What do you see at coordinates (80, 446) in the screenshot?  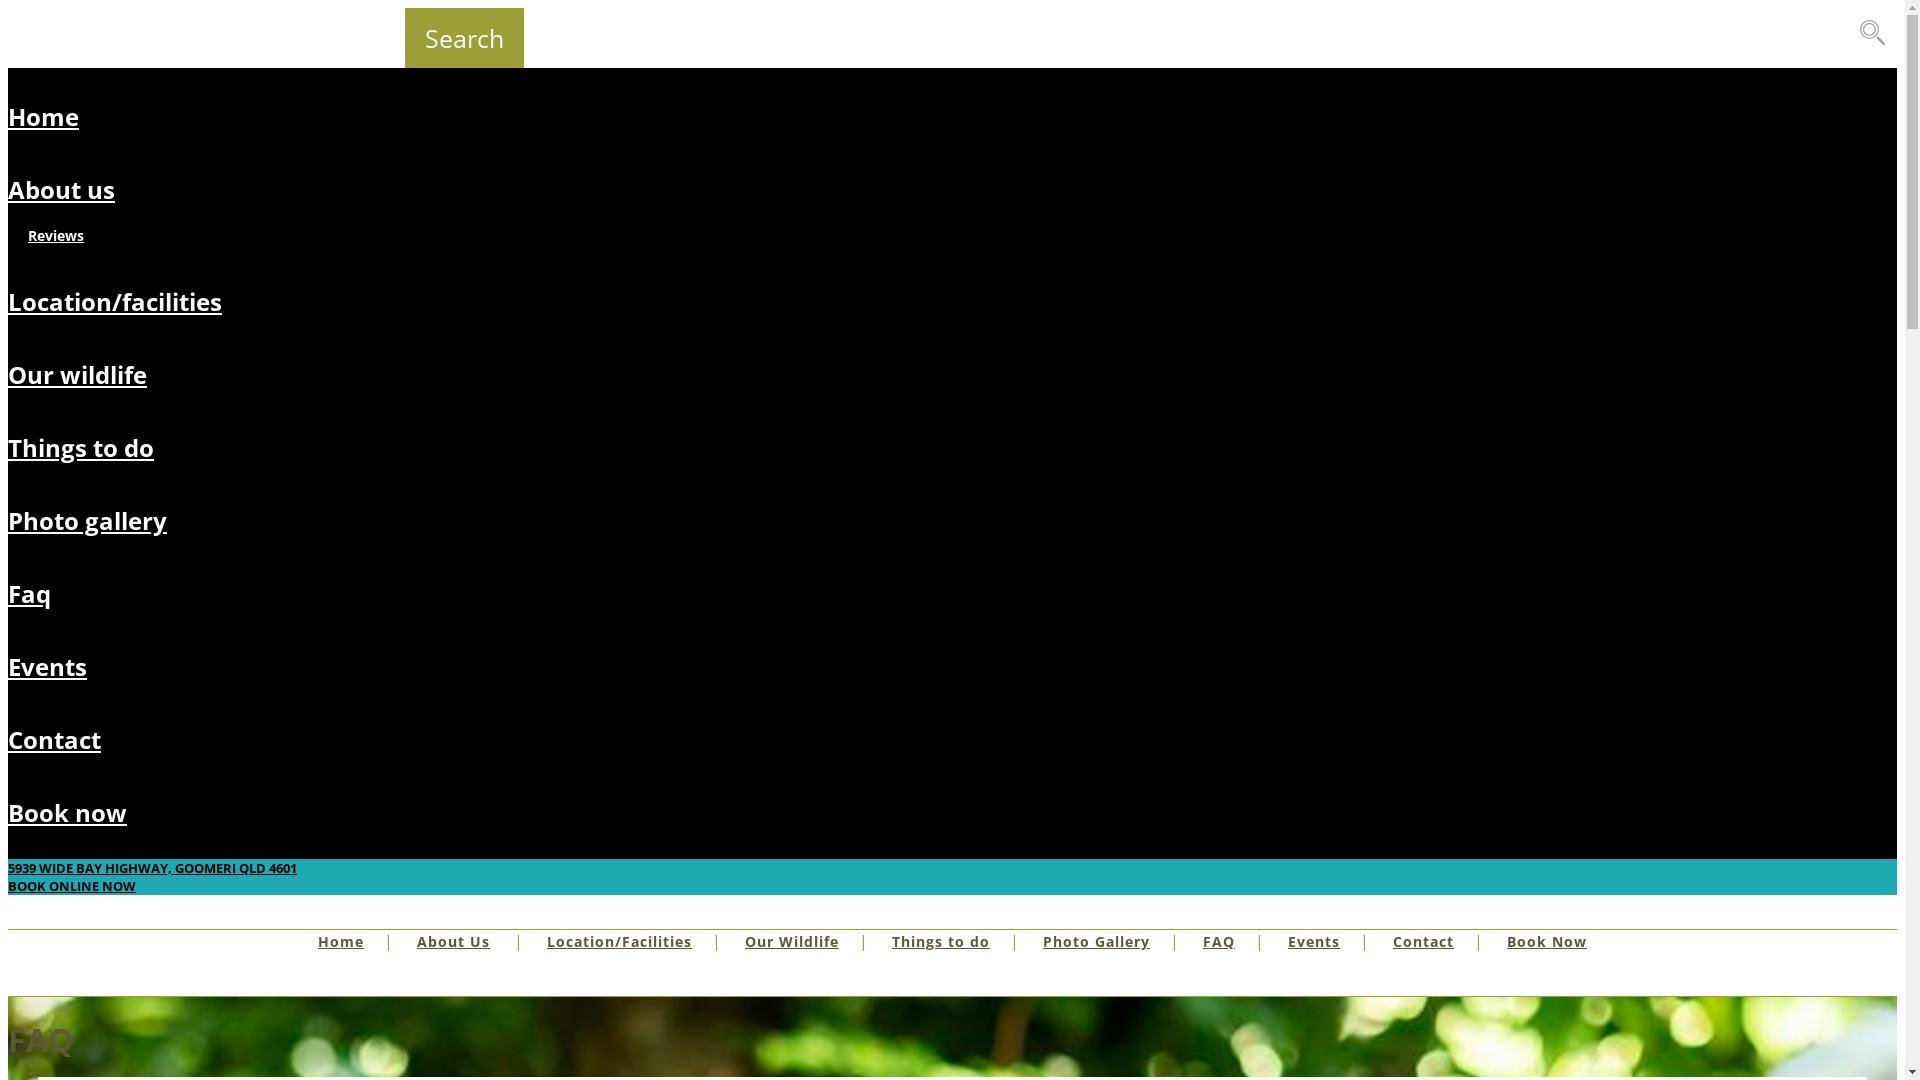 I see `'things to do'` at bounding box center [80, 446].